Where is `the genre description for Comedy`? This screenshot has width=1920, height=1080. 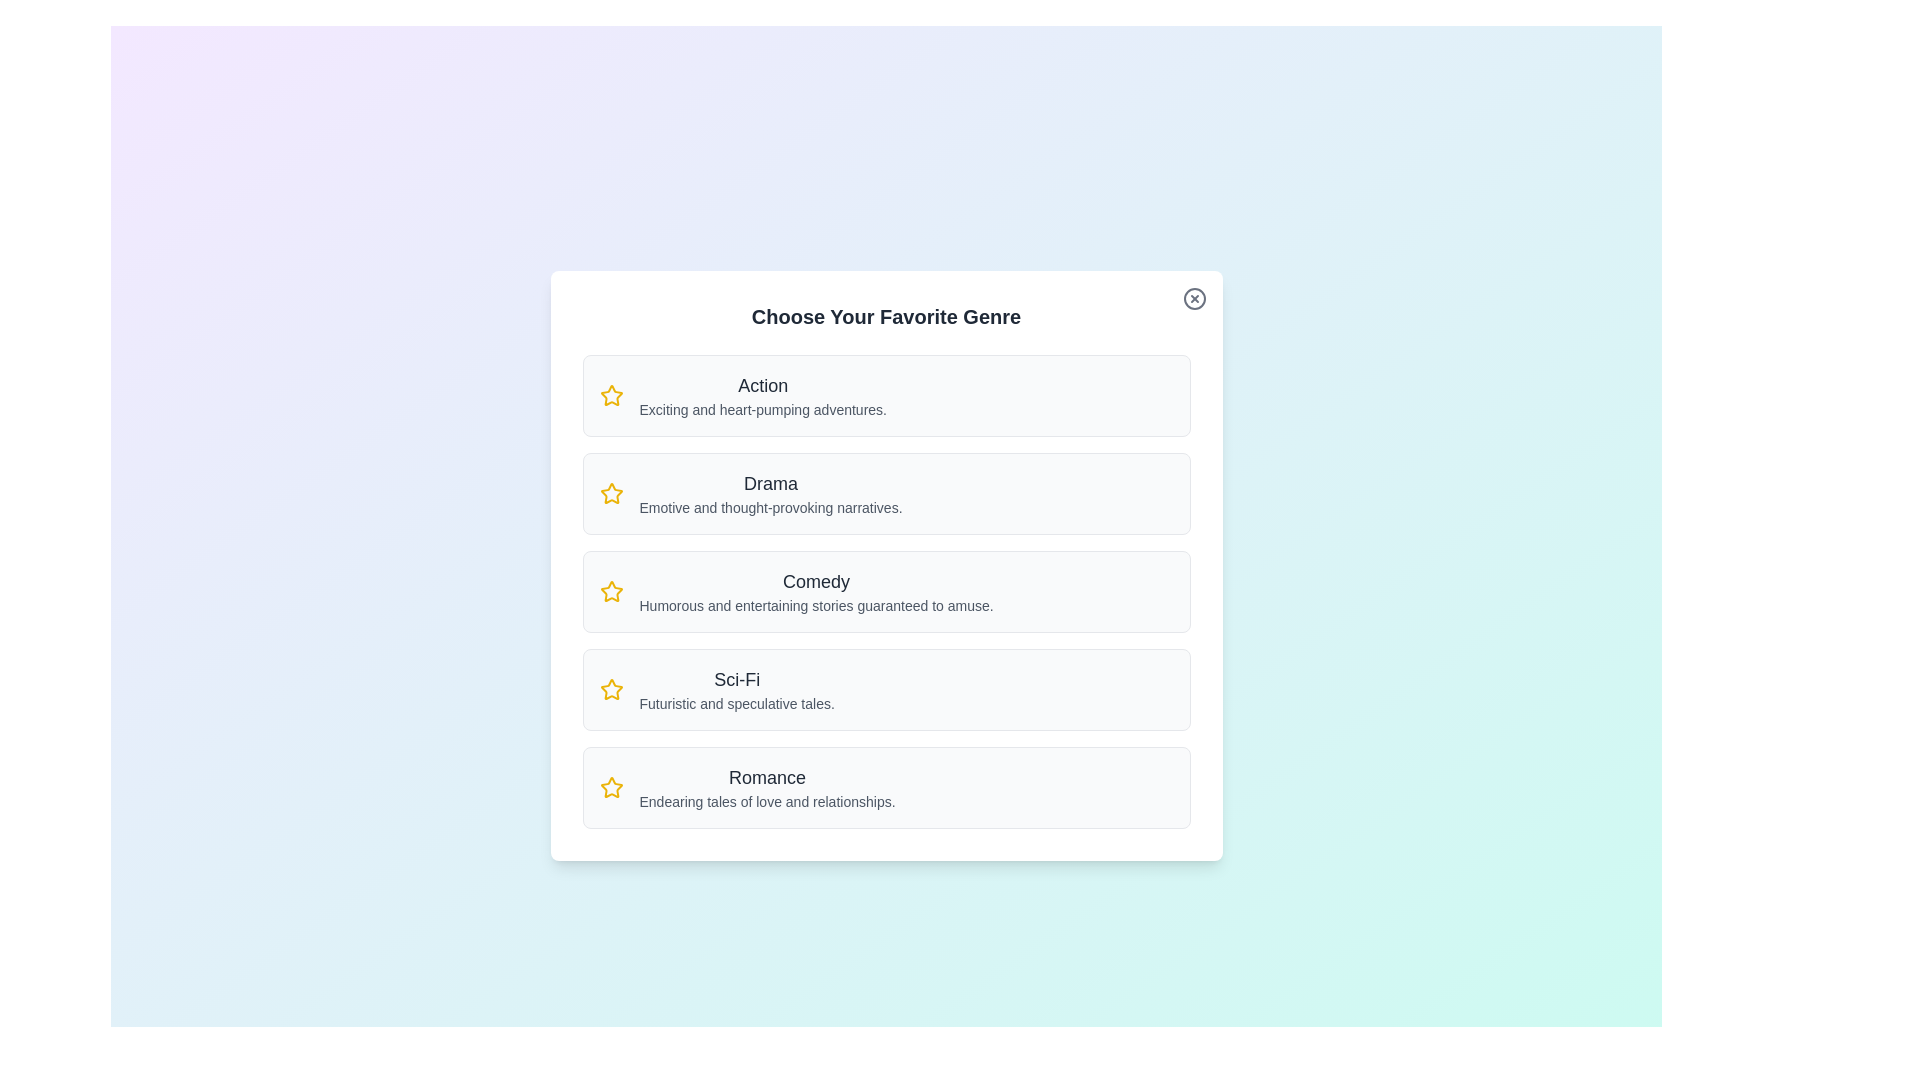
the genre description for Comedy is located at coordinates (816, 590).